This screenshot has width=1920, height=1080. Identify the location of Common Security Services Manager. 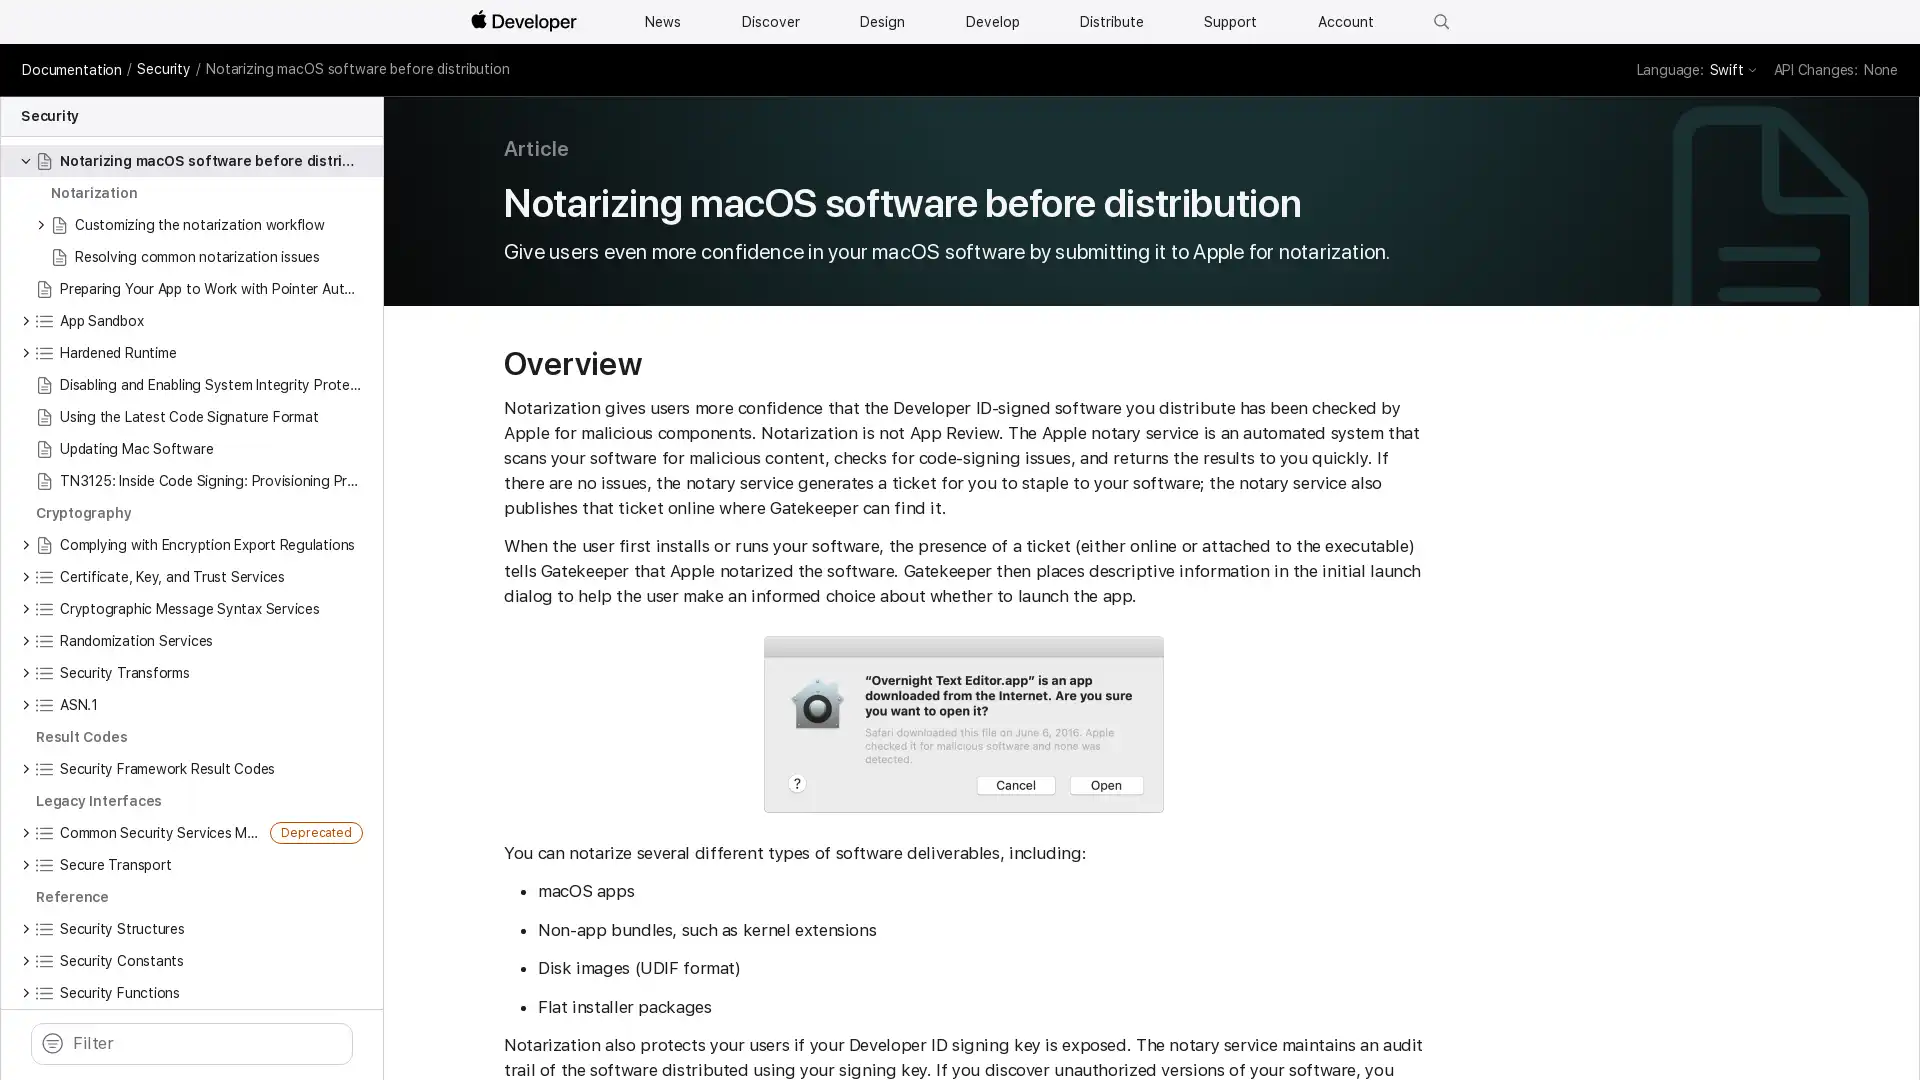
(23, 844).